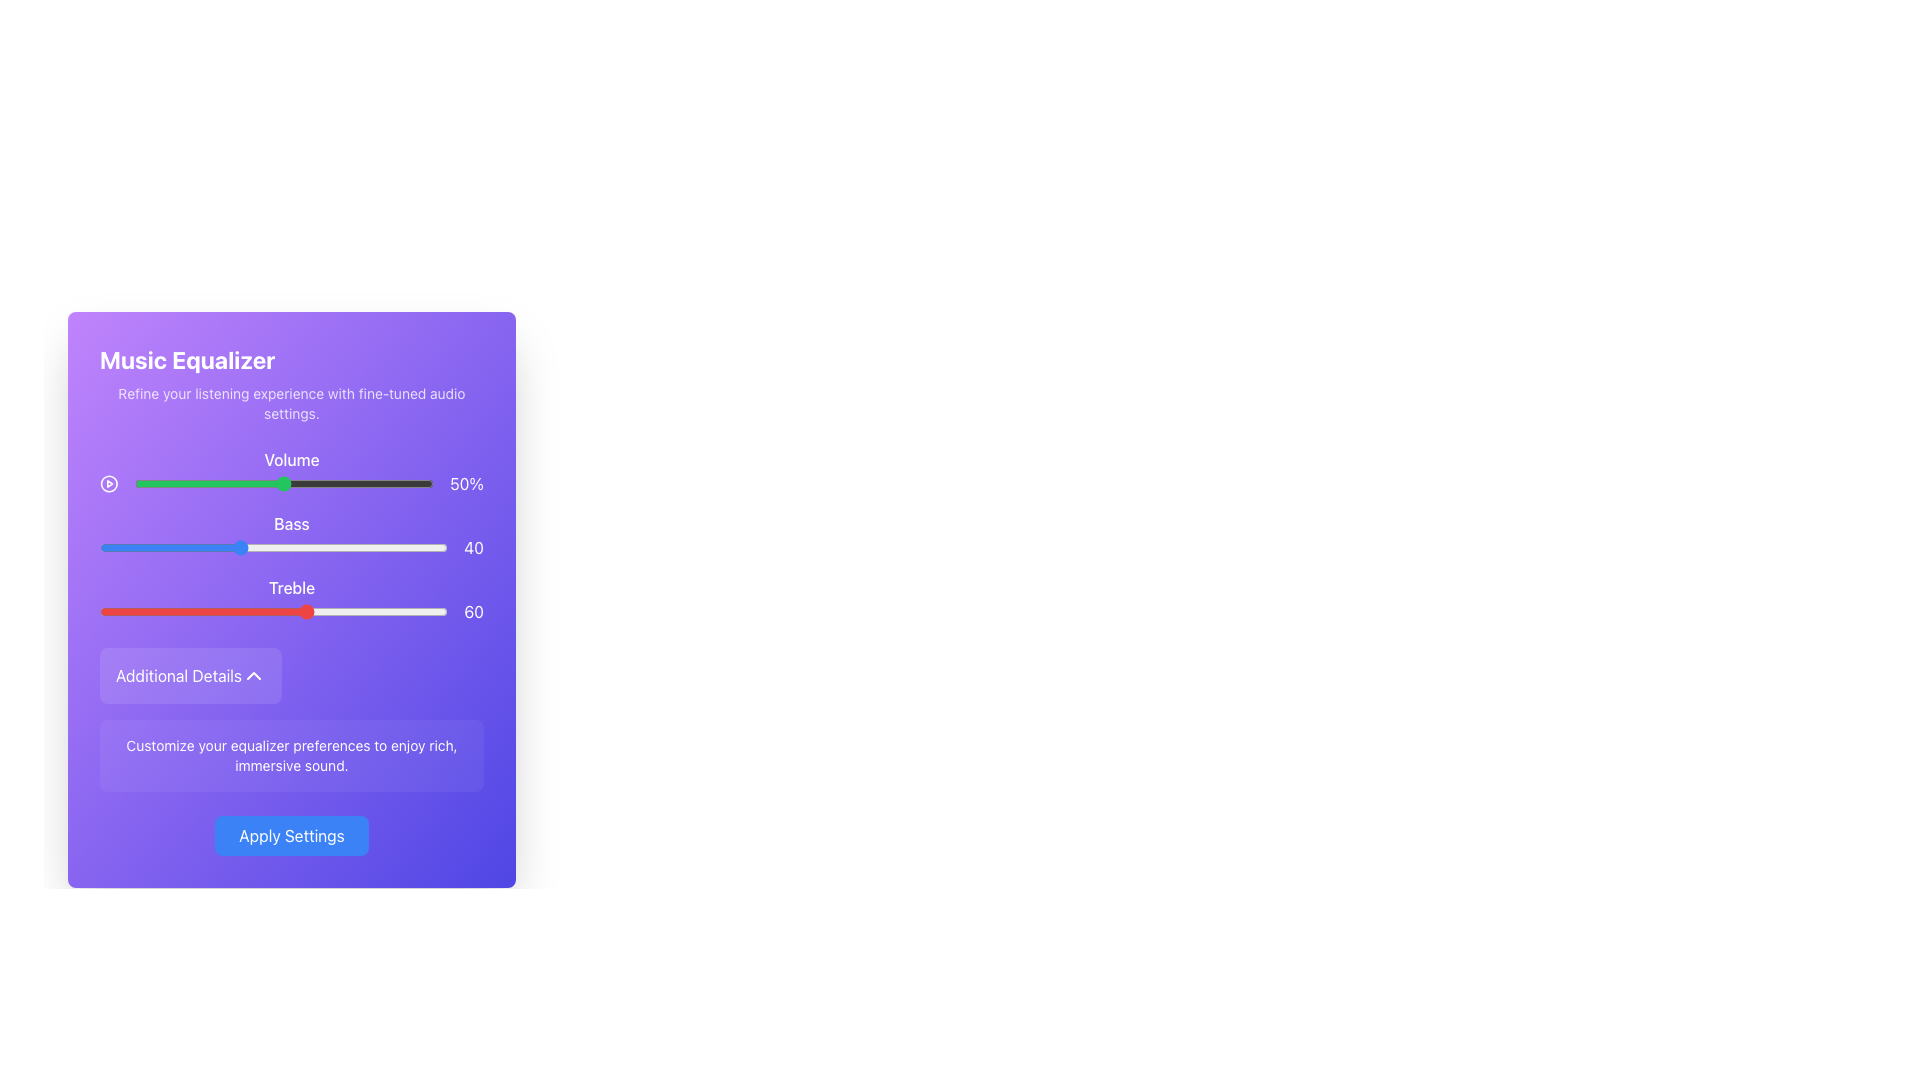 This screenshot has height=1080, width=1920. Describe the element at coordinates (167, 483) in the screenshot. I see `the volume` at that location.